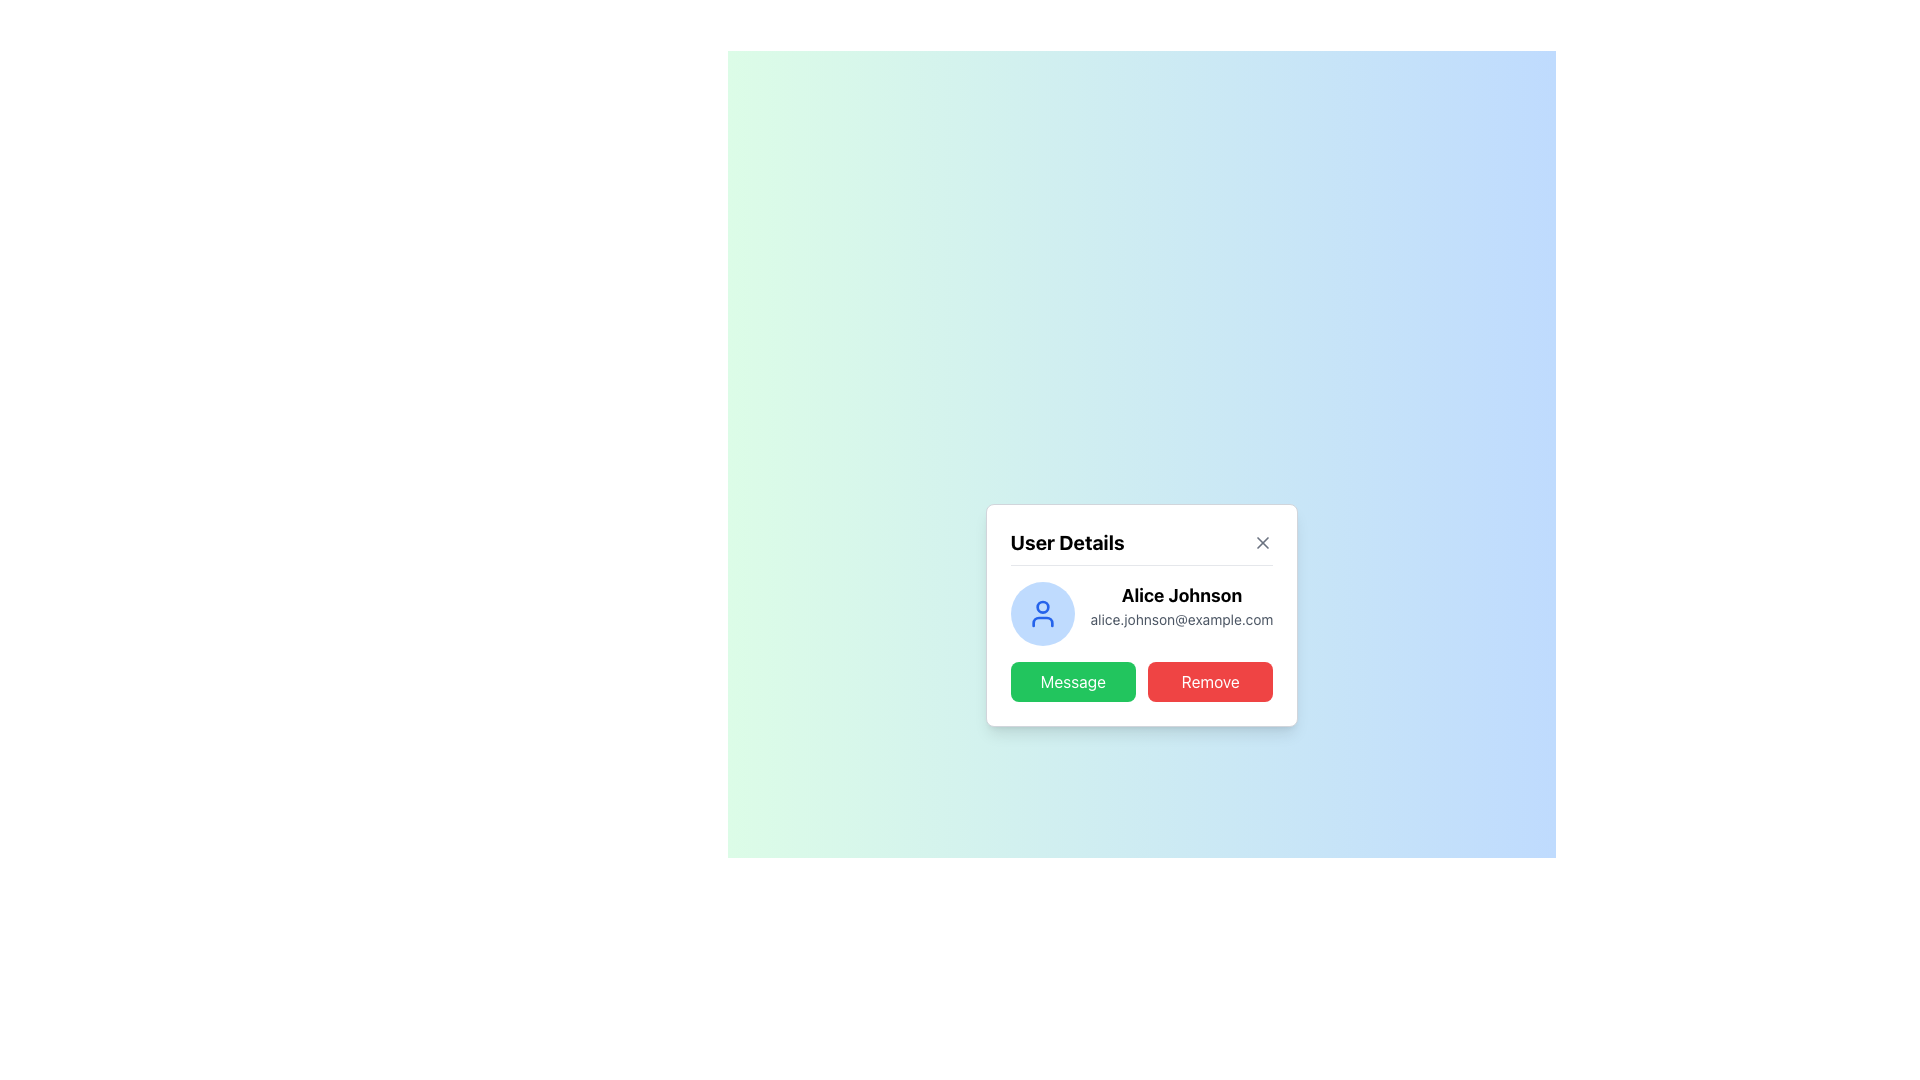 This screenshot has height=1080, width=1920. I want to click on the green 'Message' button with white text, so click(1072, 680).